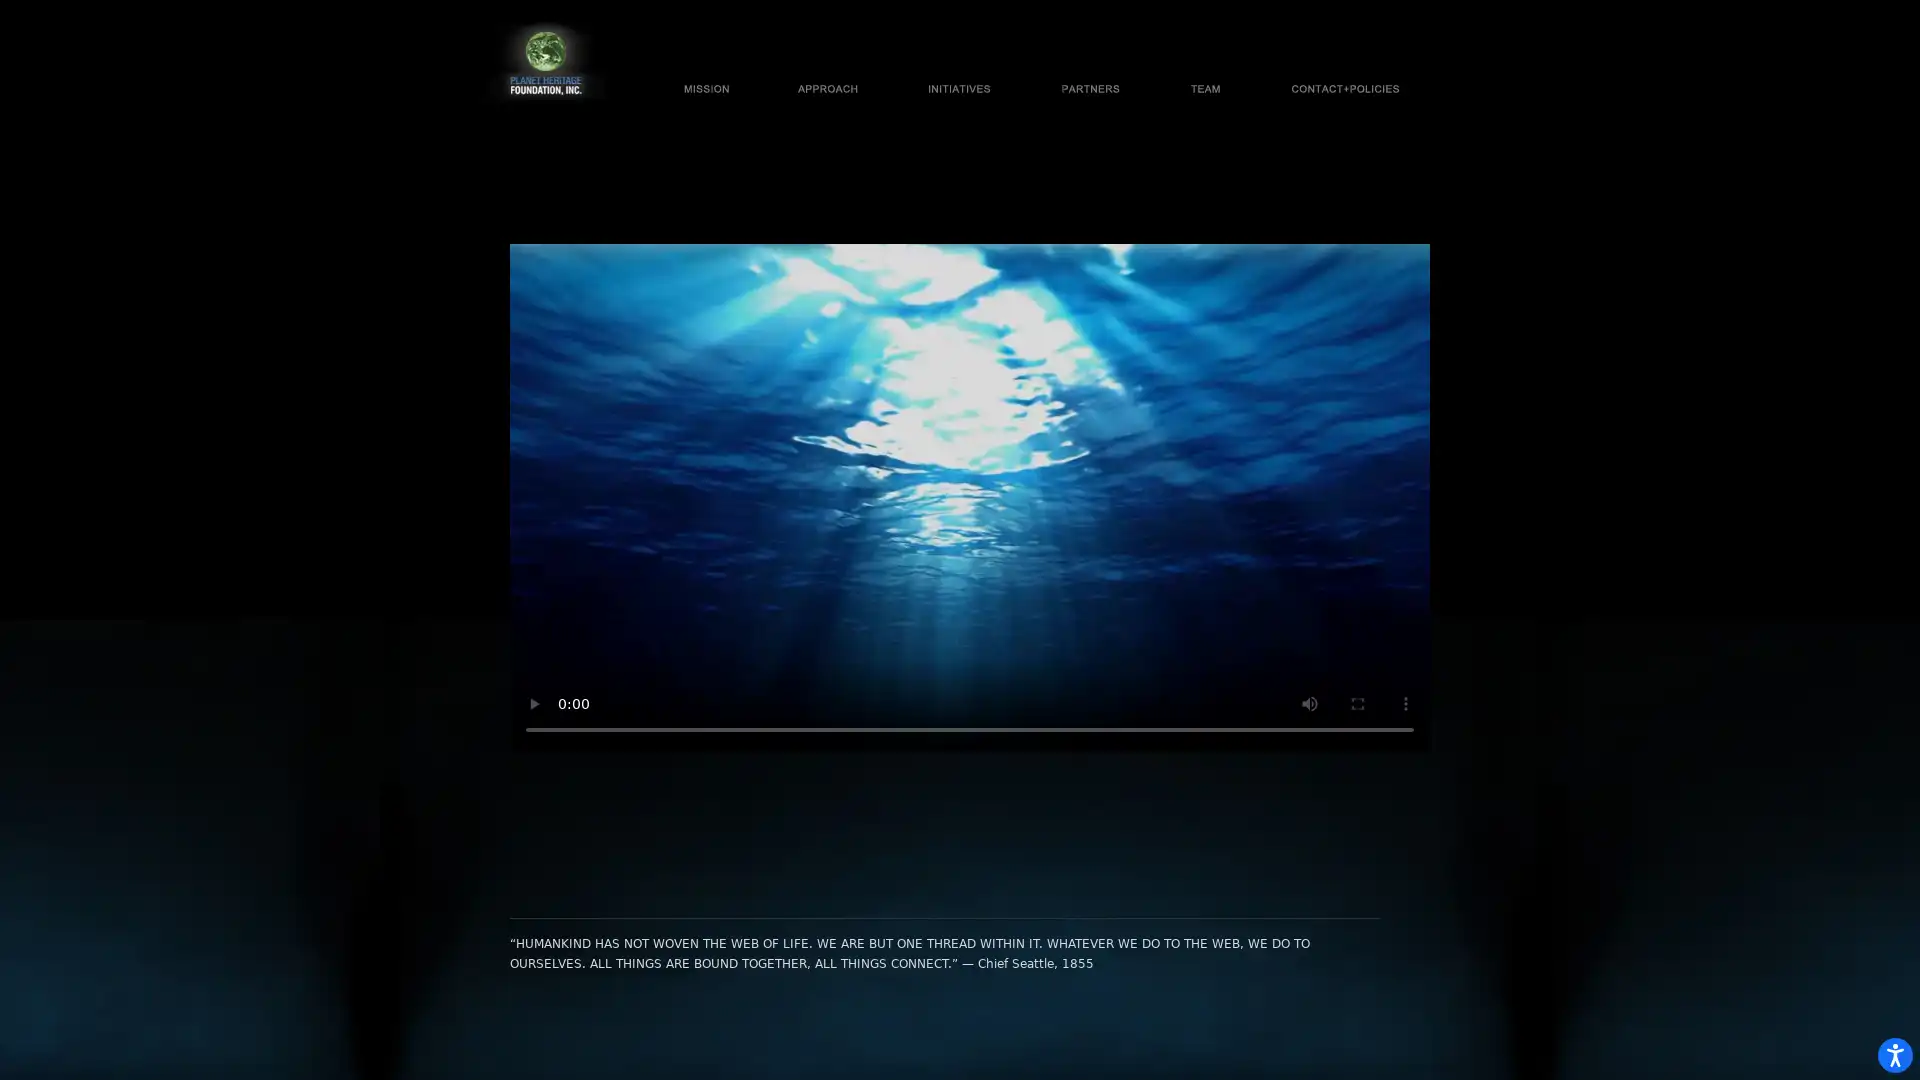 Image resolution: width=1920 pixels, height=1080 pixels. I want to click on Open accessibility options, statement and help, so click(1876, 1036).